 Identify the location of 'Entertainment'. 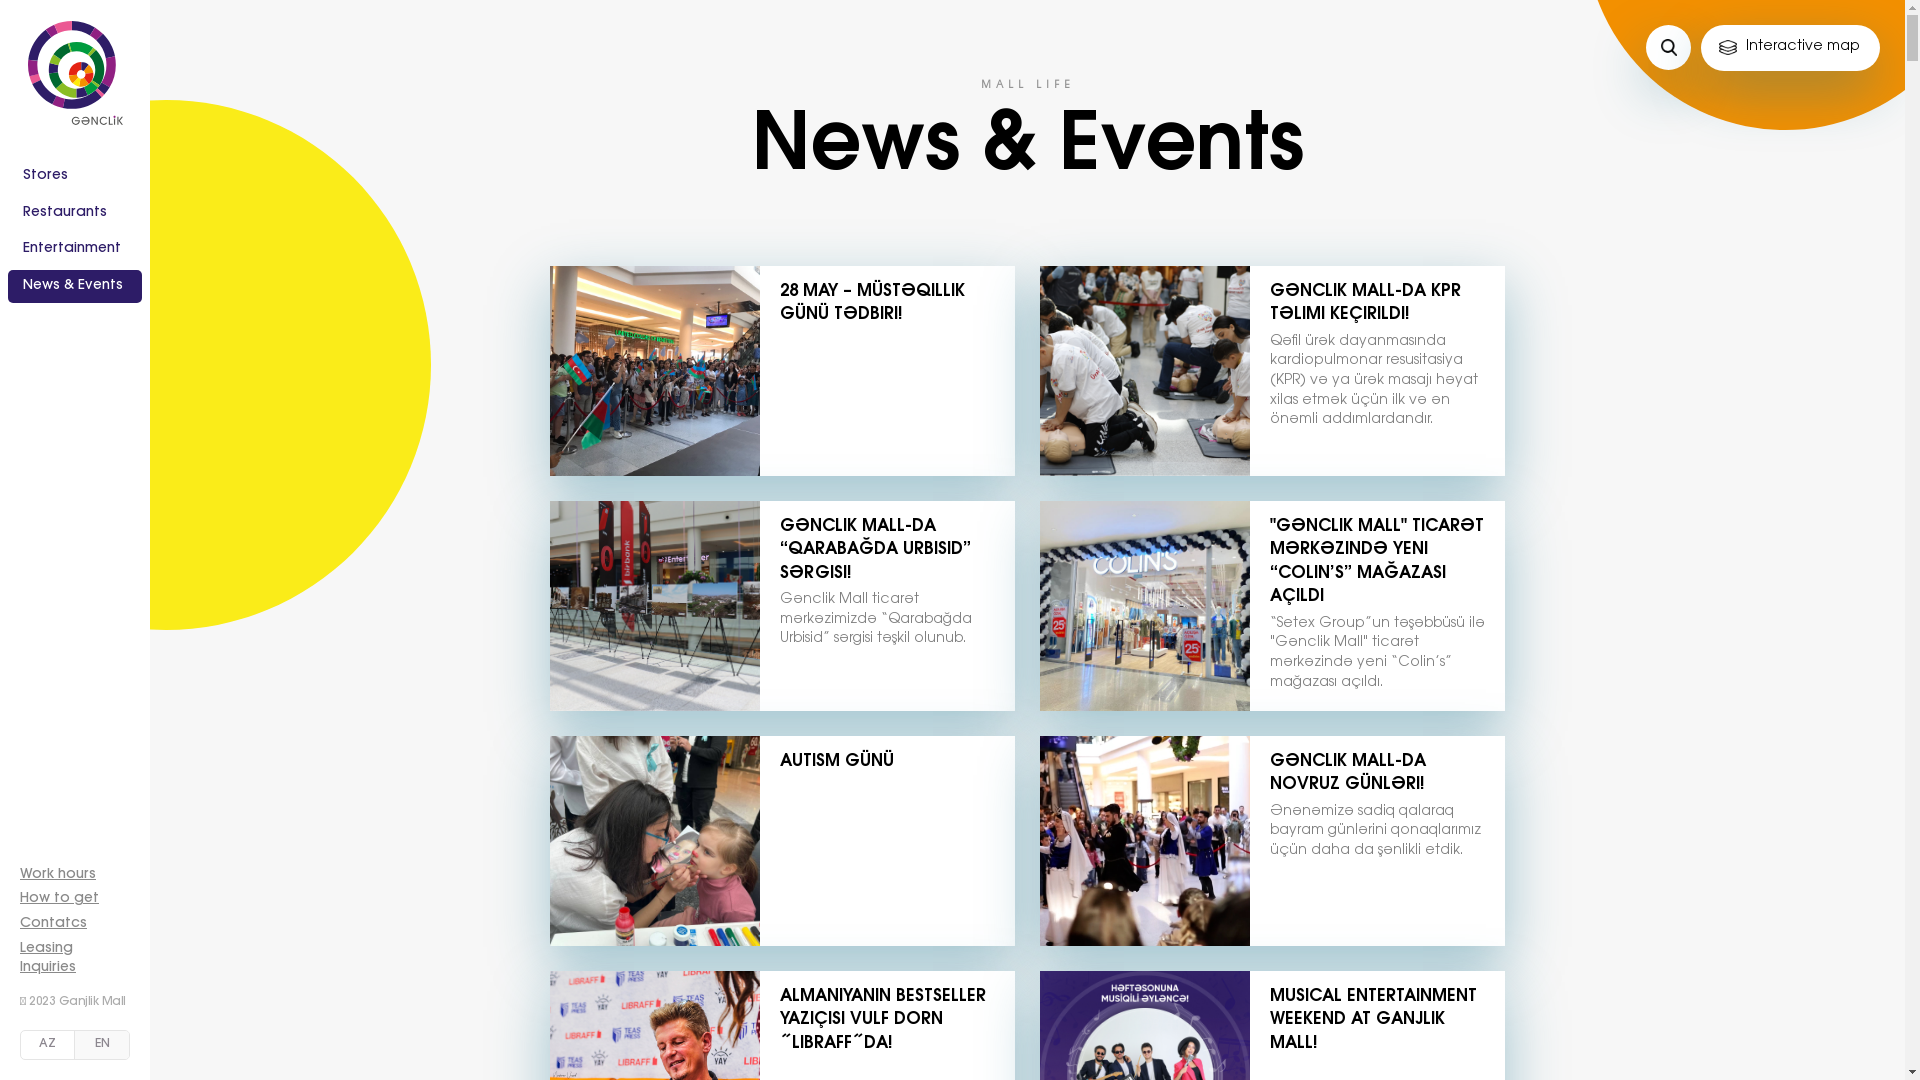
(75, 249).